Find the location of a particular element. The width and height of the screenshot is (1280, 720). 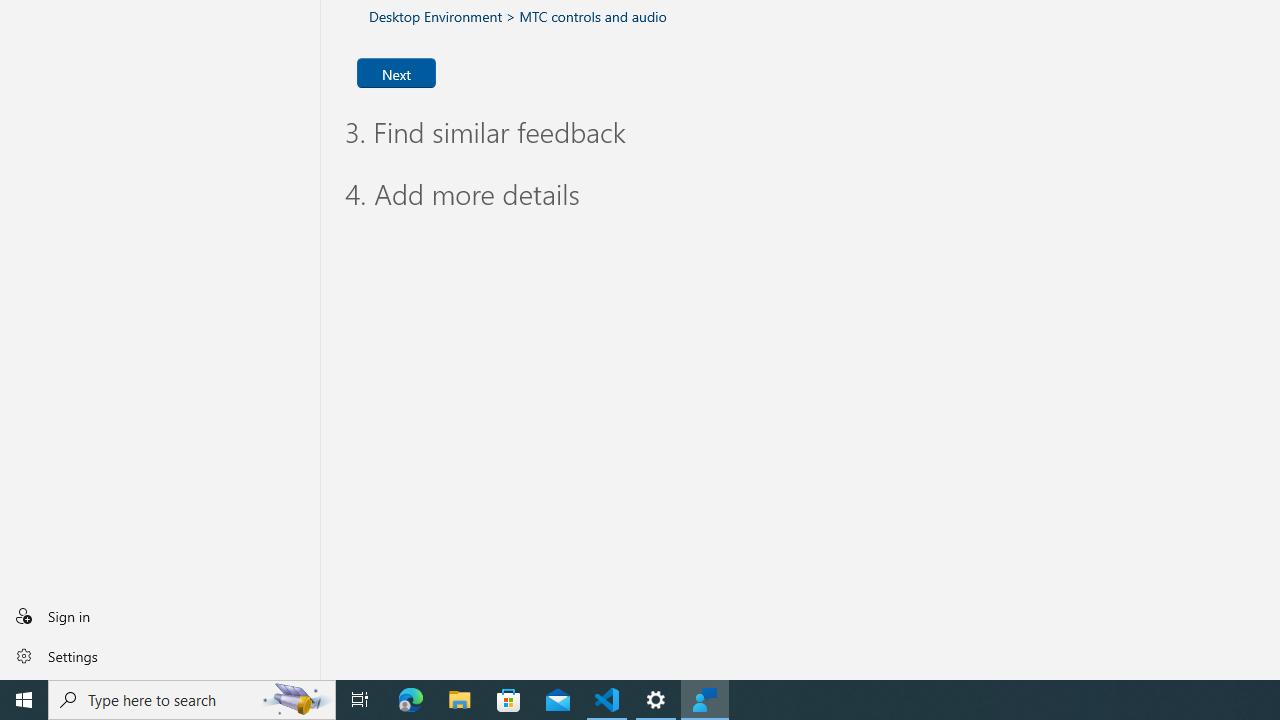

'Sign in' is located at coordinates (160, 615).